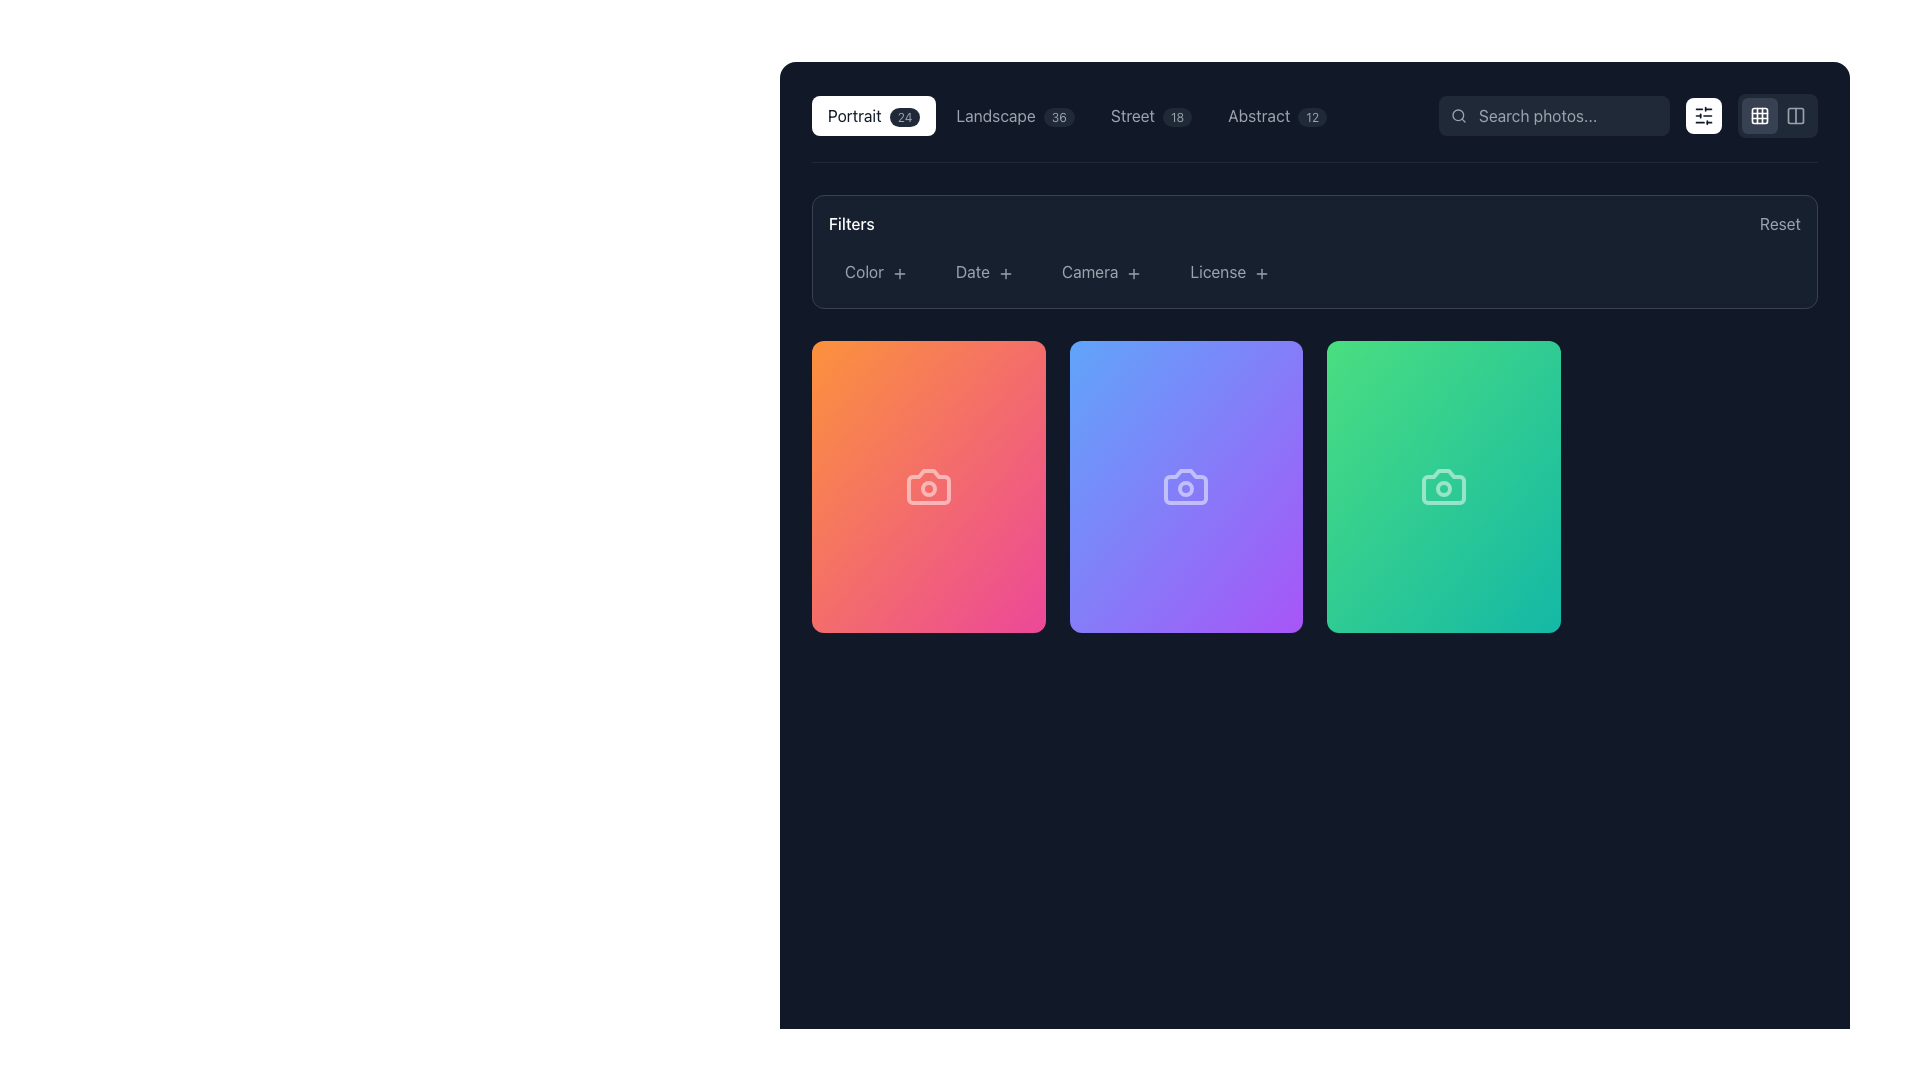  What do you see at coordinates (1229, 373) in the screenshot?
I see `the button located in the top right corner of the second card to interact` at bounding box center [1229, 373].